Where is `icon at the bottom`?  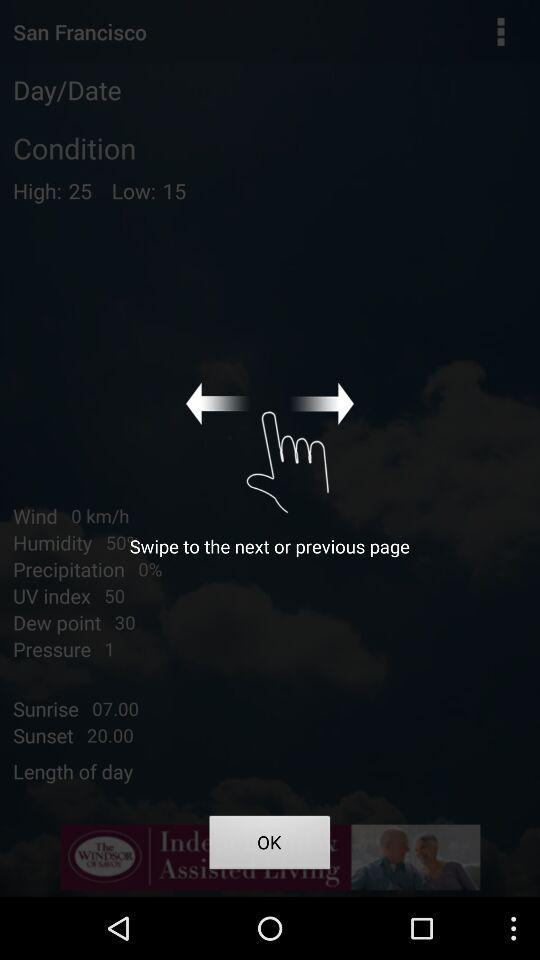 icon at the bottom is located at coordinates (270, 844).